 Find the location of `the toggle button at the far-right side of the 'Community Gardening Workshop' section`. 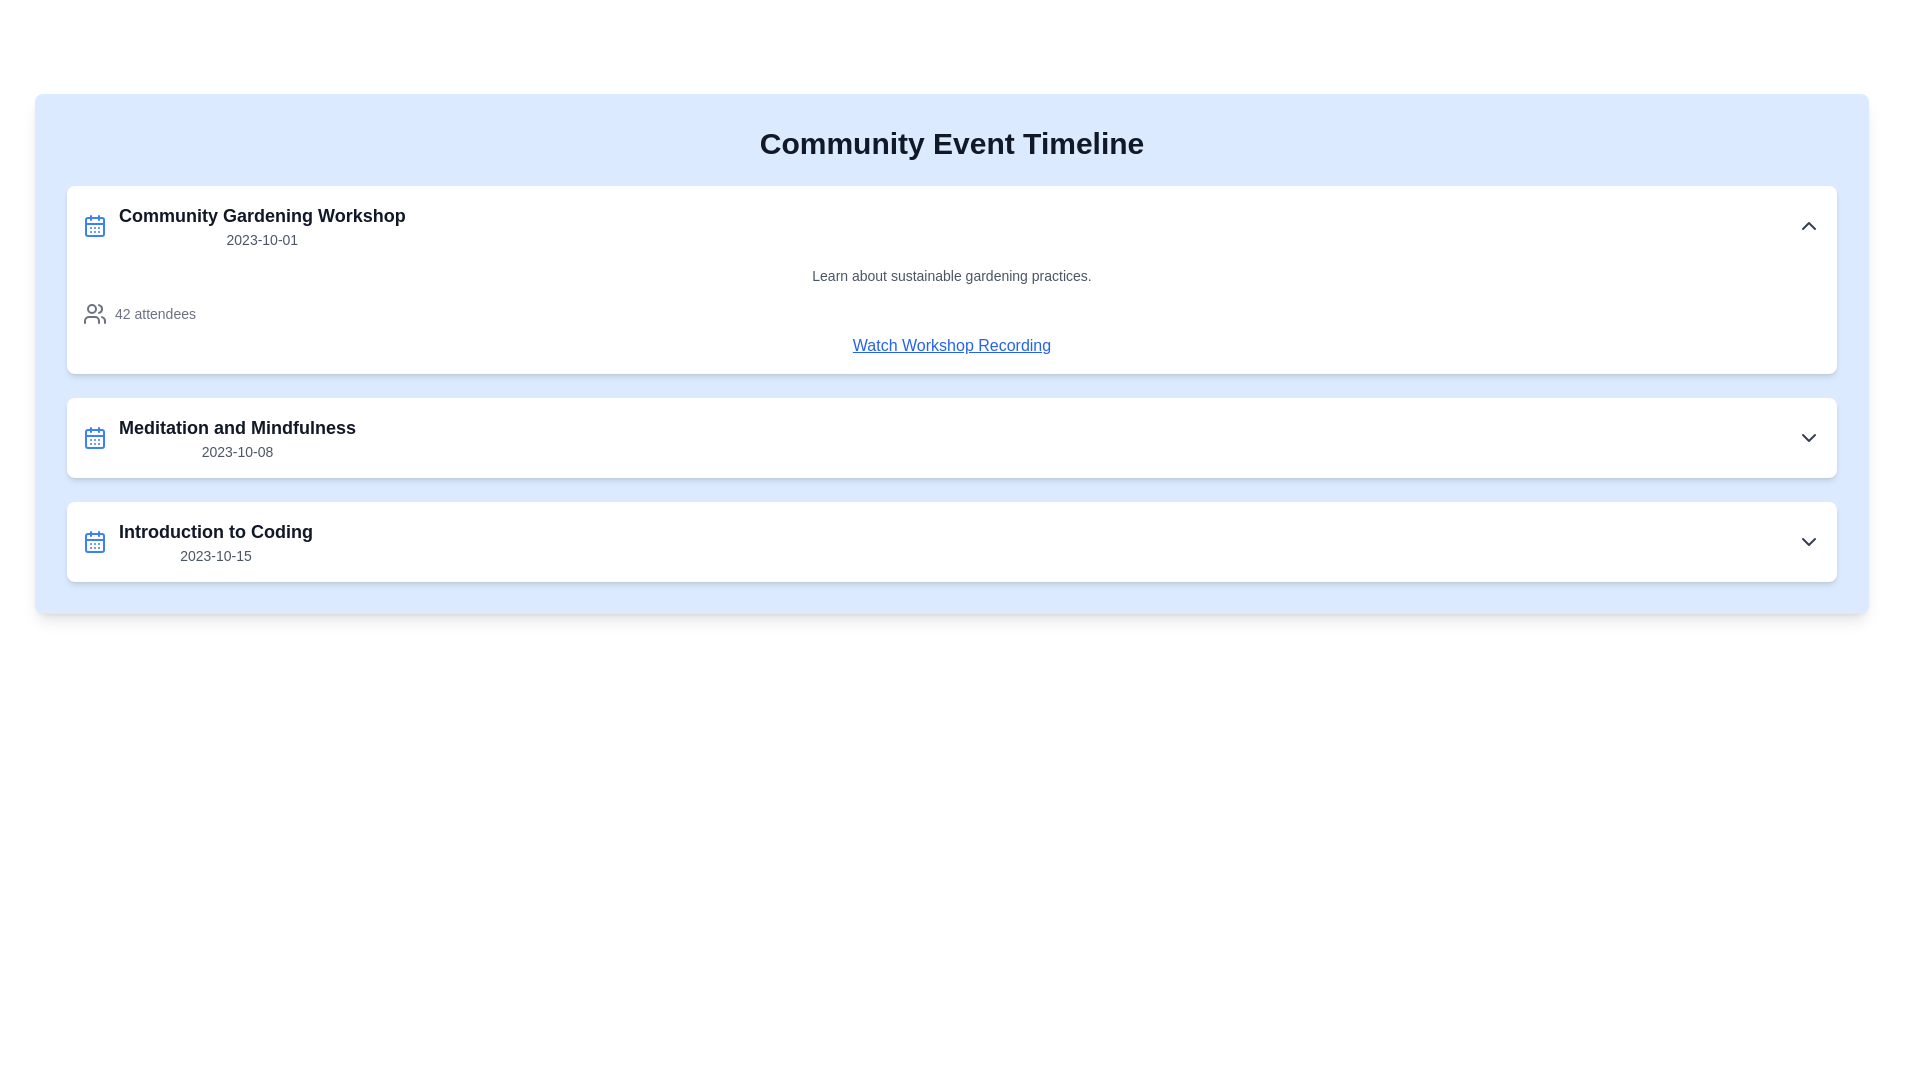

the toggle button at the far-right side of the 'Community Gardening Workshop' section is located at coordinates (1809, 225).